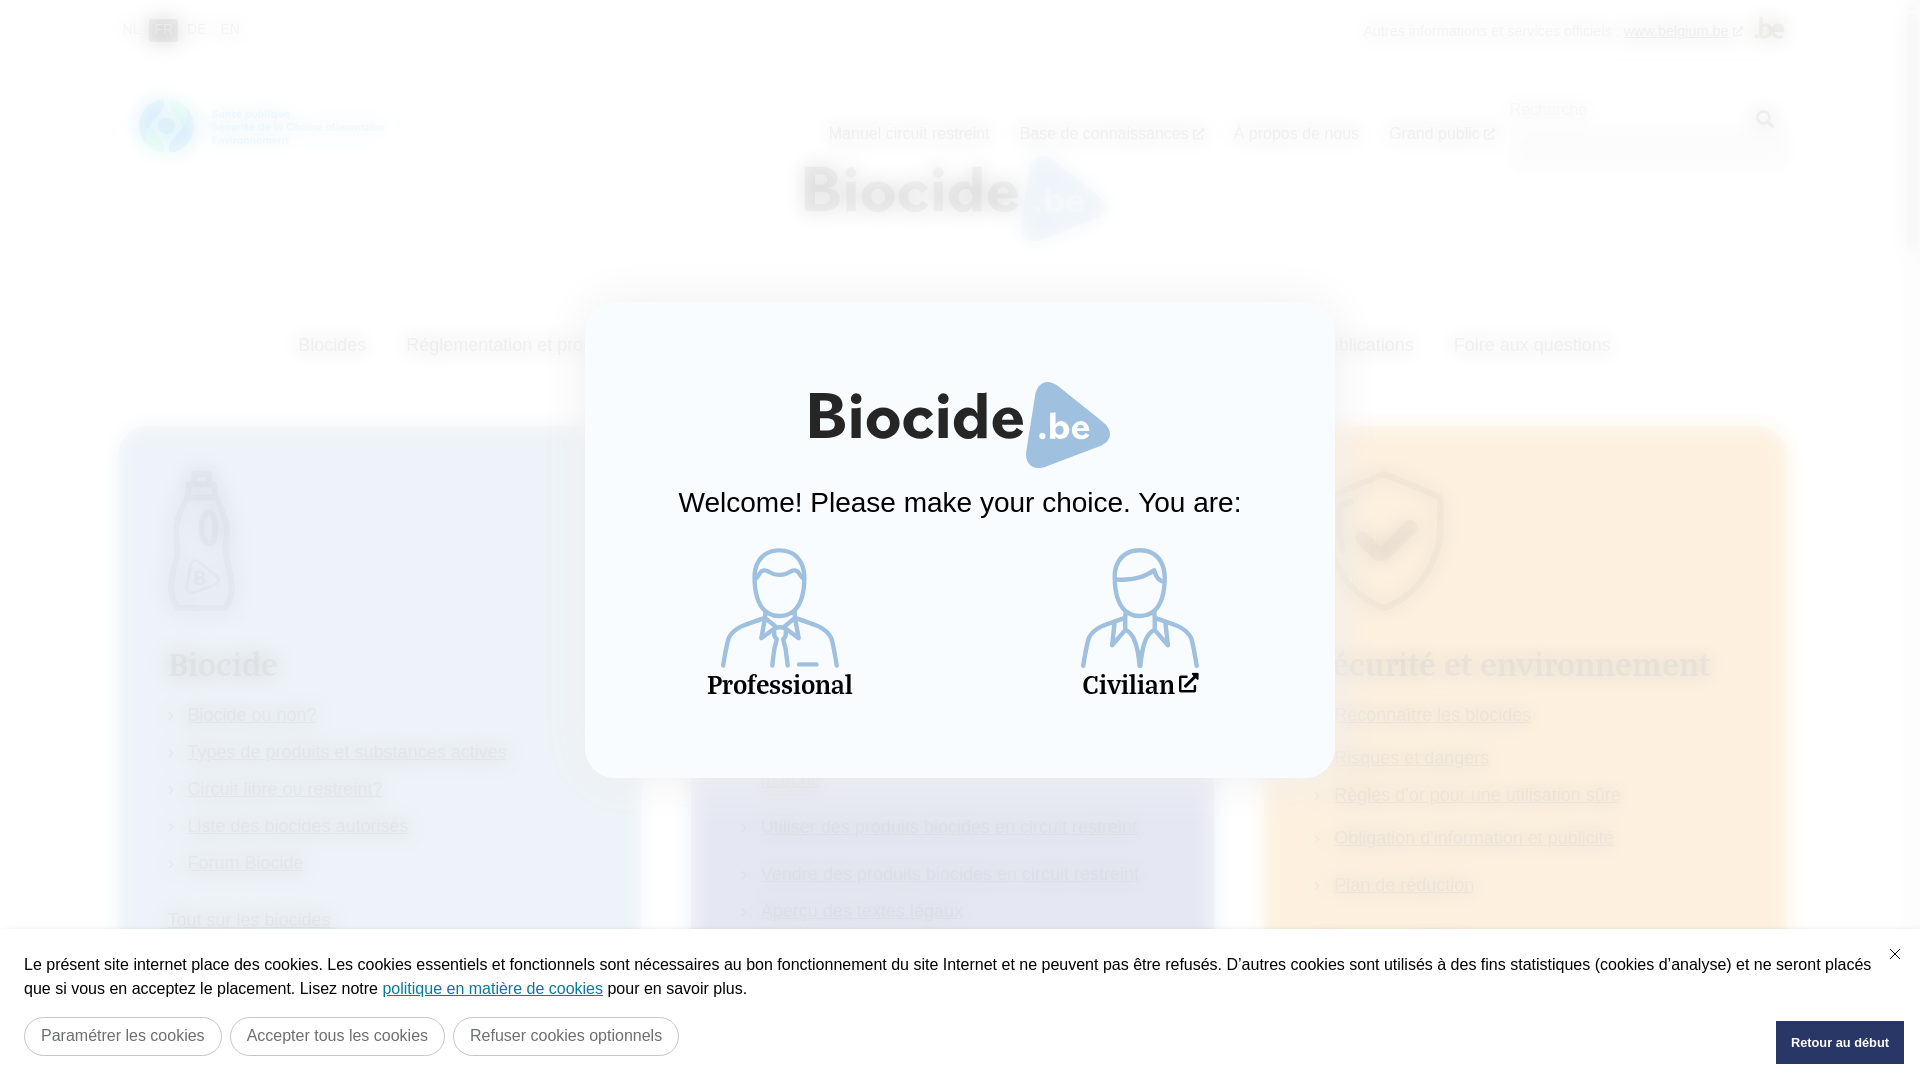 The width and height of the screenshot is (1920, 1080). I want to click on 'Forum Biocide', so click(244, 862).